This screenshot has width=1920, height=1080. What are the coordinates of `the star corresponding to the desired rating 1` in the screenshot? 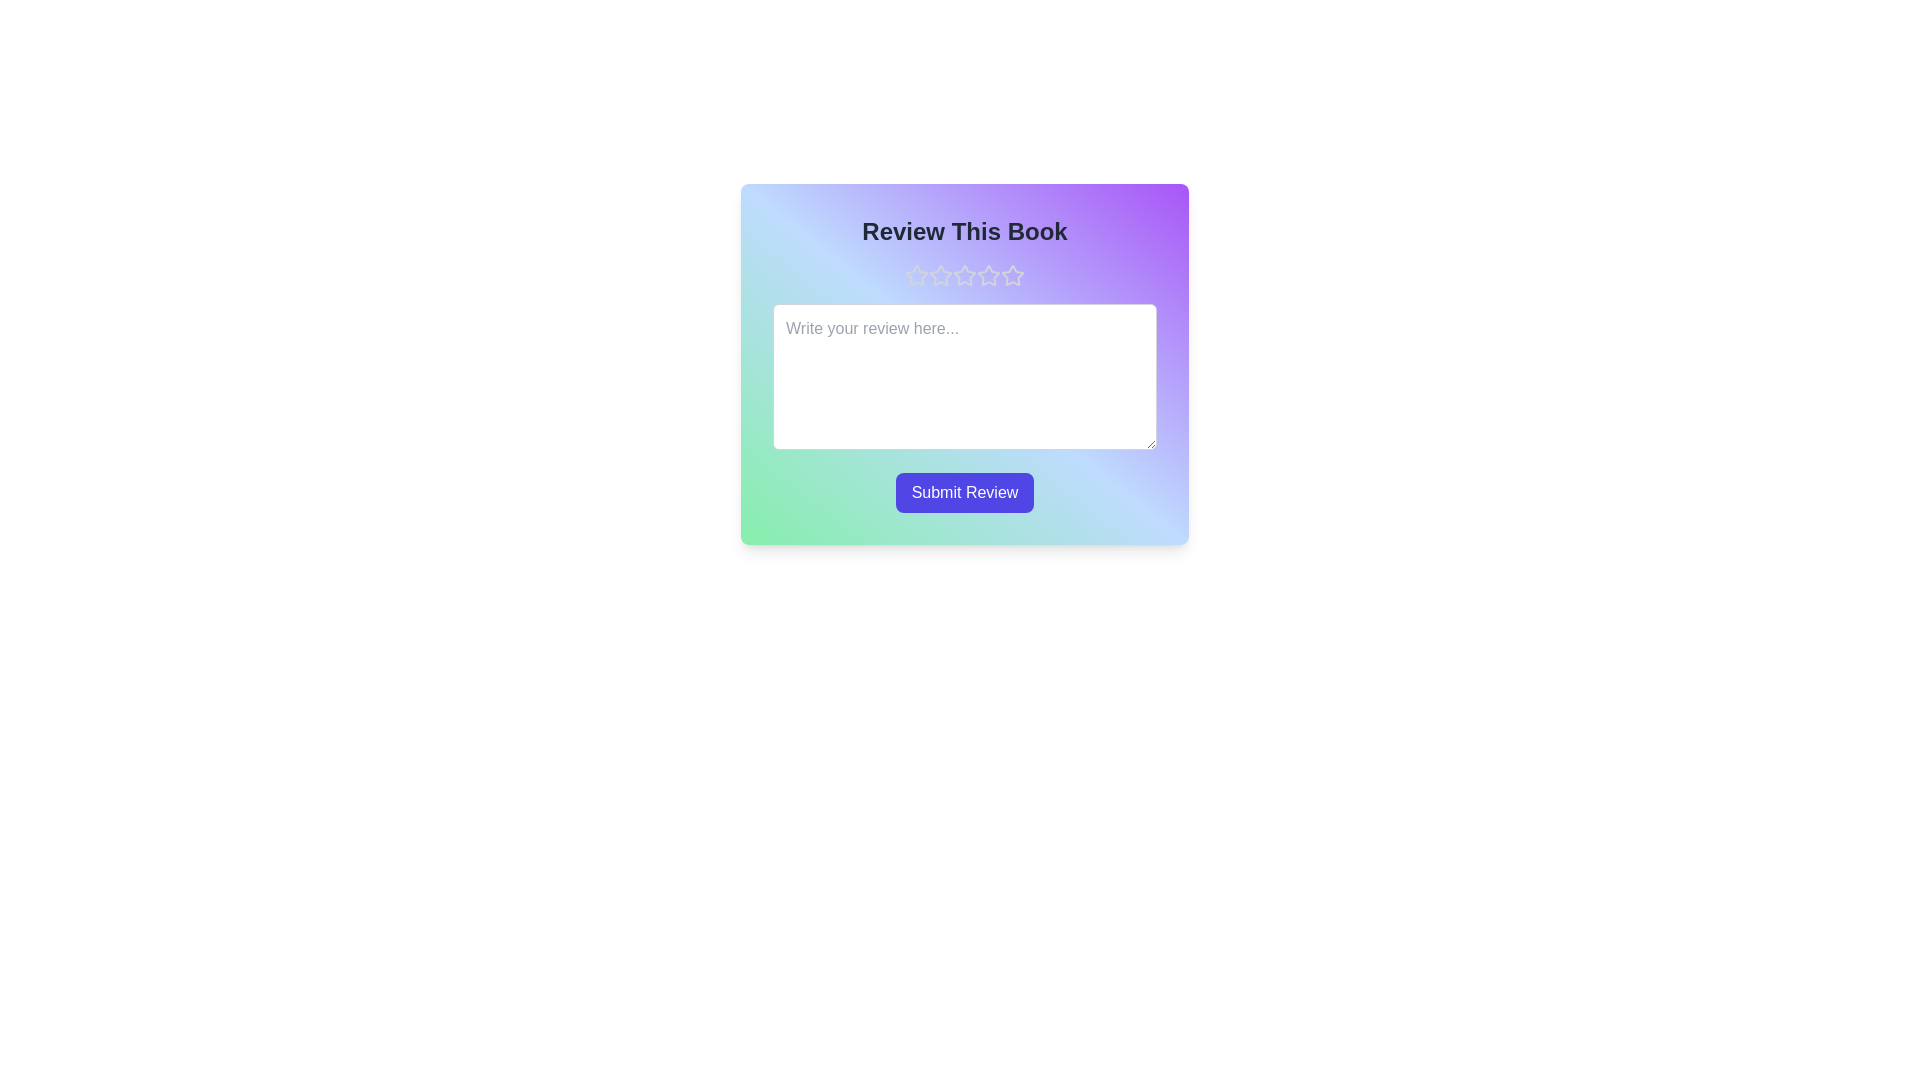 It's located at (915, 276).